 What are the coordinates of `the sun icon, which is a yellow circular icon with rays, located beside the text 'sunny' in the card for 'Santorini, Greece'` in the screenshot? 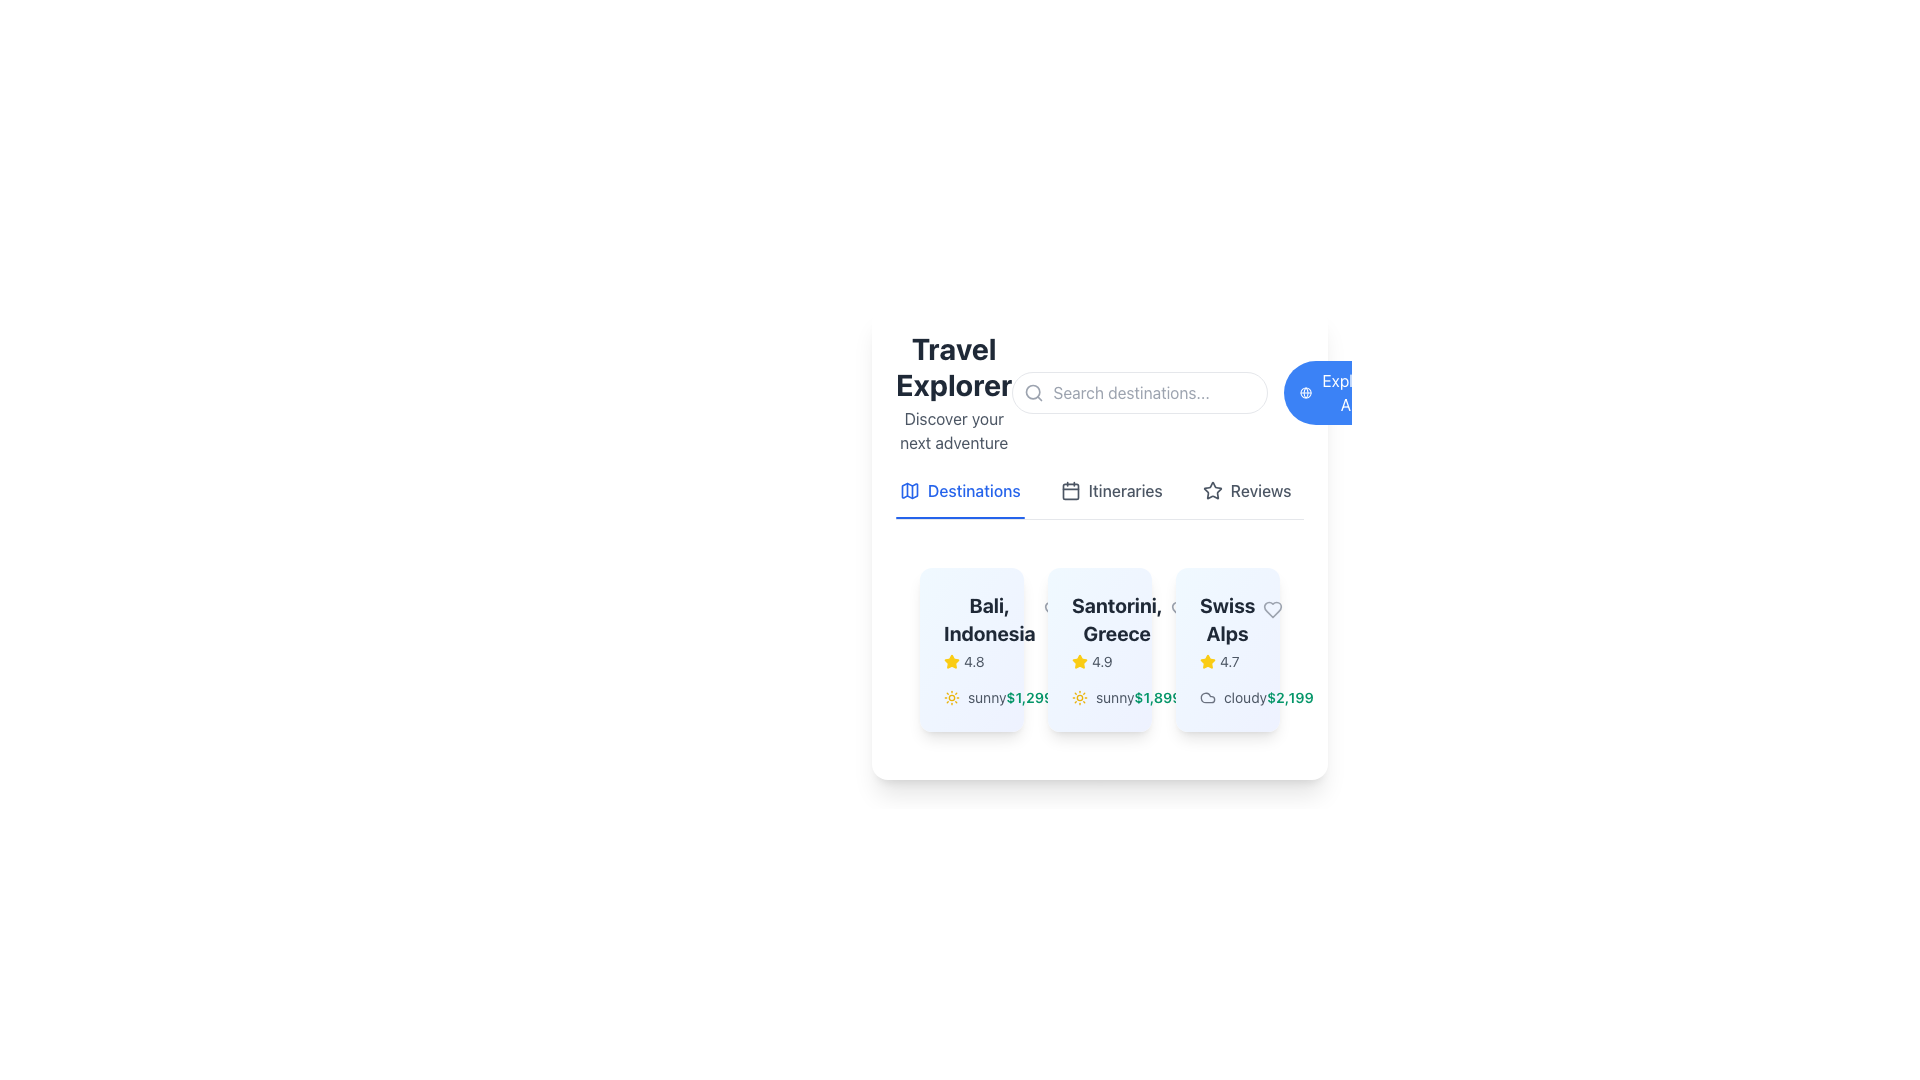 It's located at (1079, 697).